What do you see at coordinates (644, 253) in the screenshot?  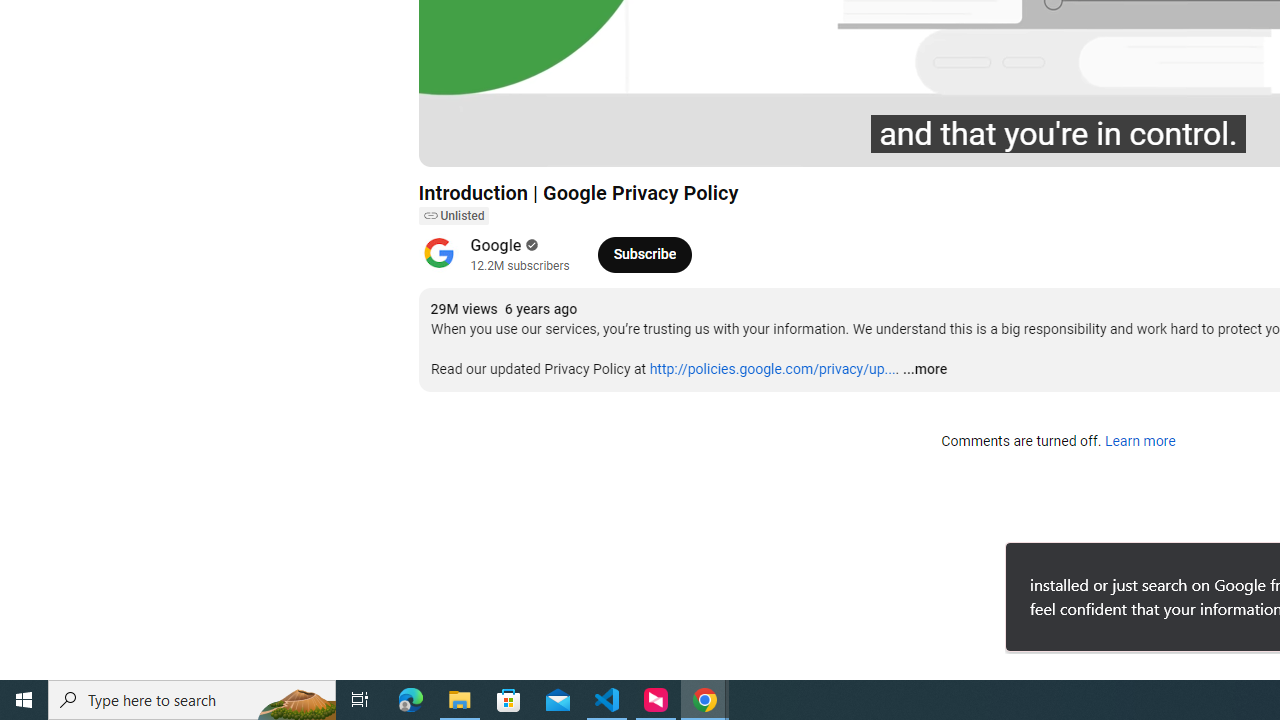 I see `'Subscribe to Google.'` at bounding box center [644, 253].